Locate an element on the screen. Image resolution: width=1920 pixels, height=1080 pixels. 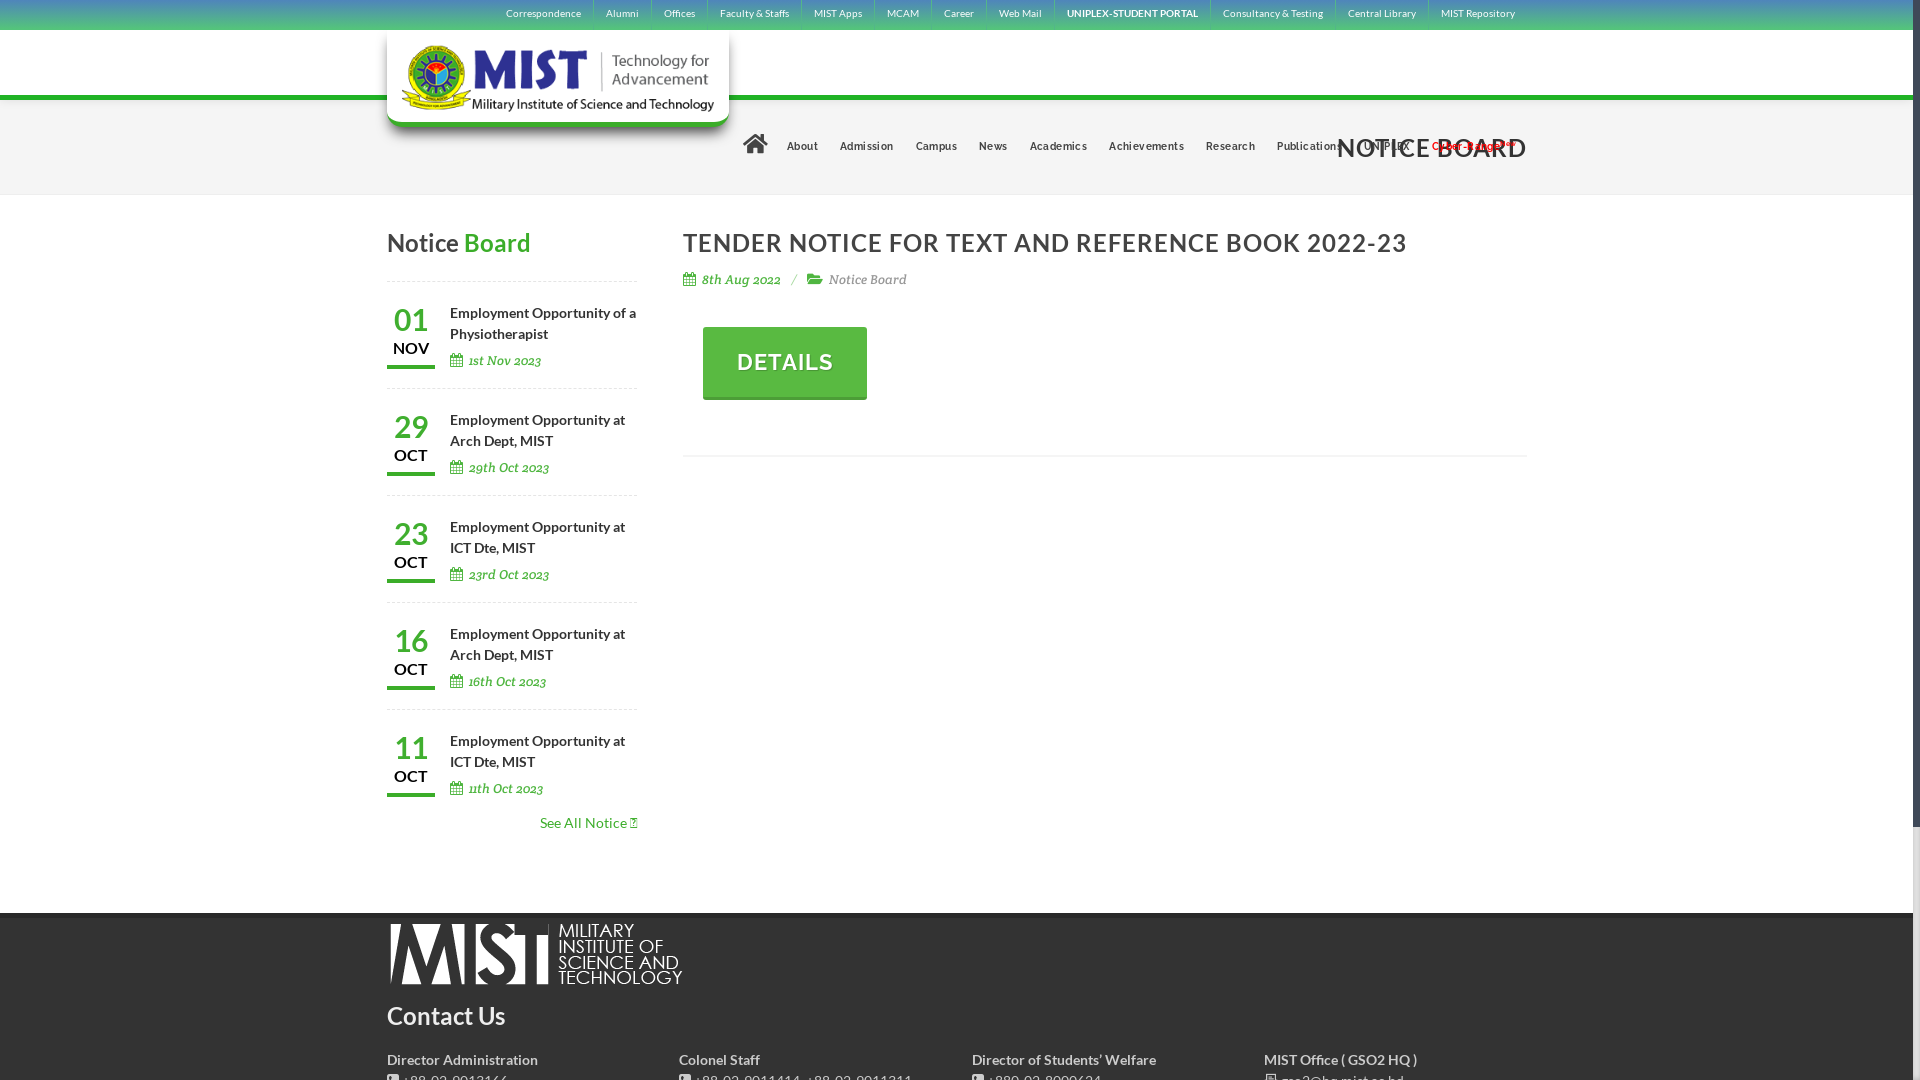
'Offices' is located at coordinates (679, 15).